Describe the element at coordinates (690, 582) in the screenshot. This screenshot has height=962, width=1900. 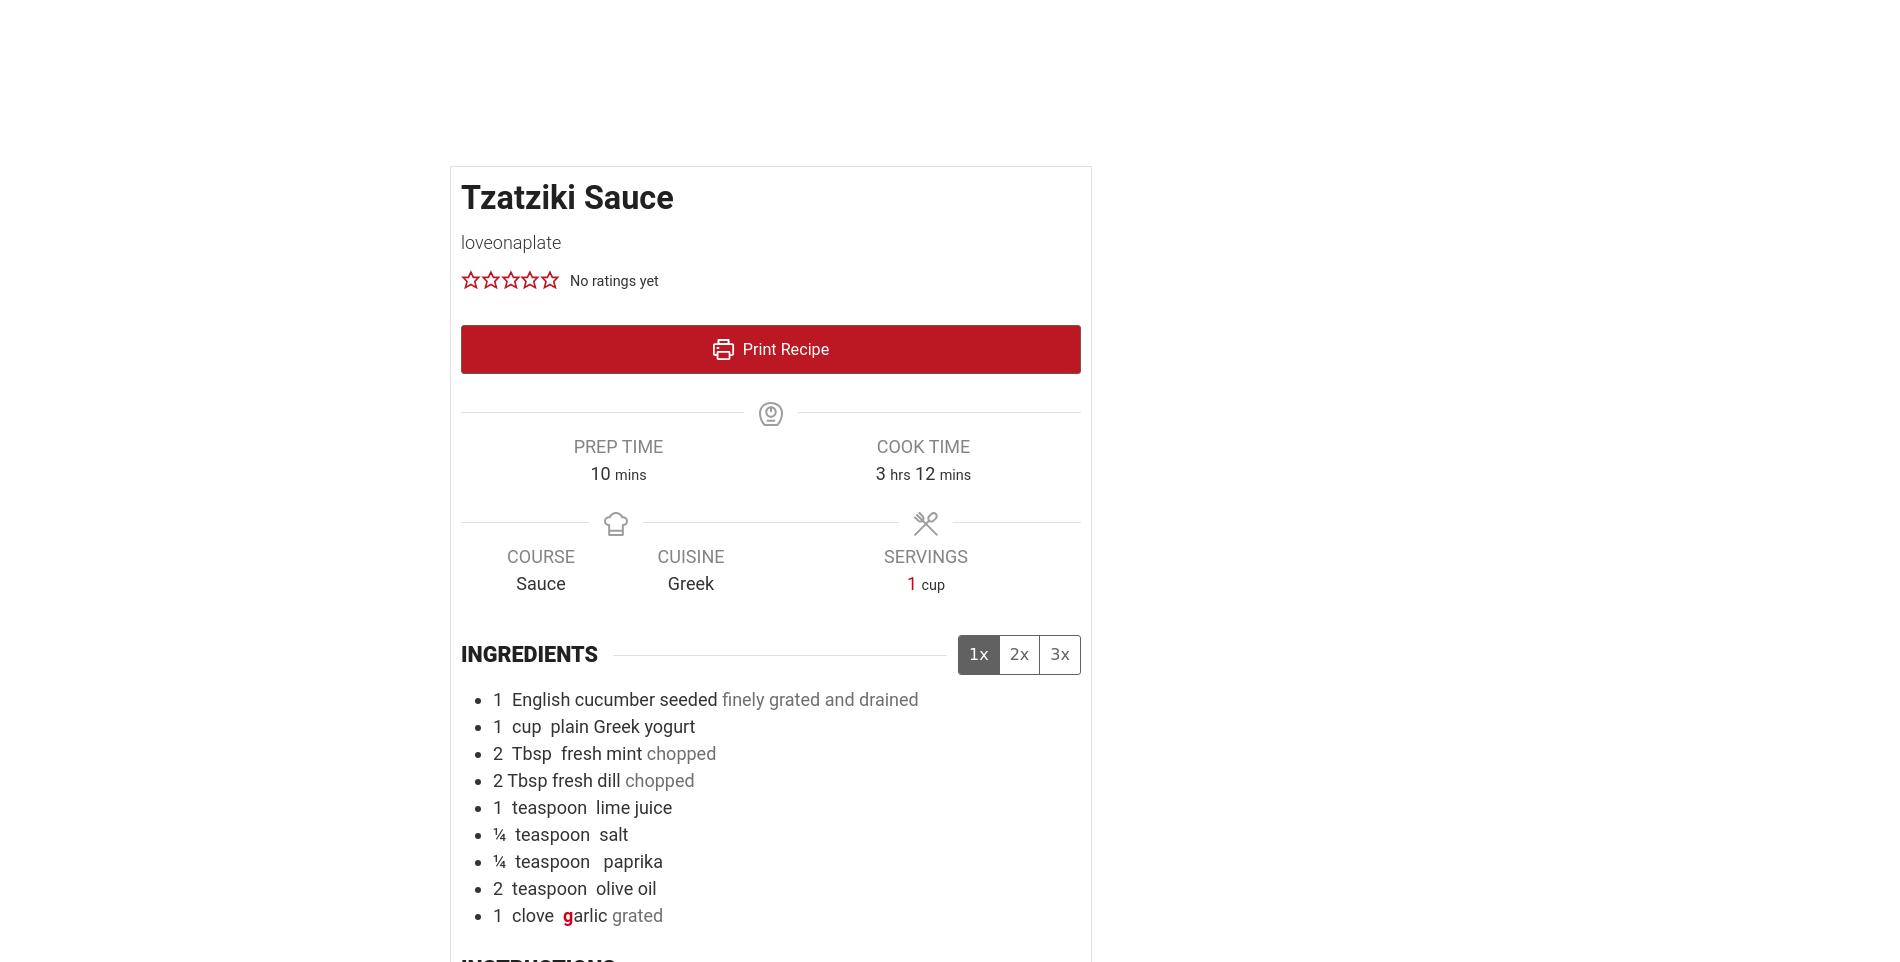
I see `'Greek'` at that location.